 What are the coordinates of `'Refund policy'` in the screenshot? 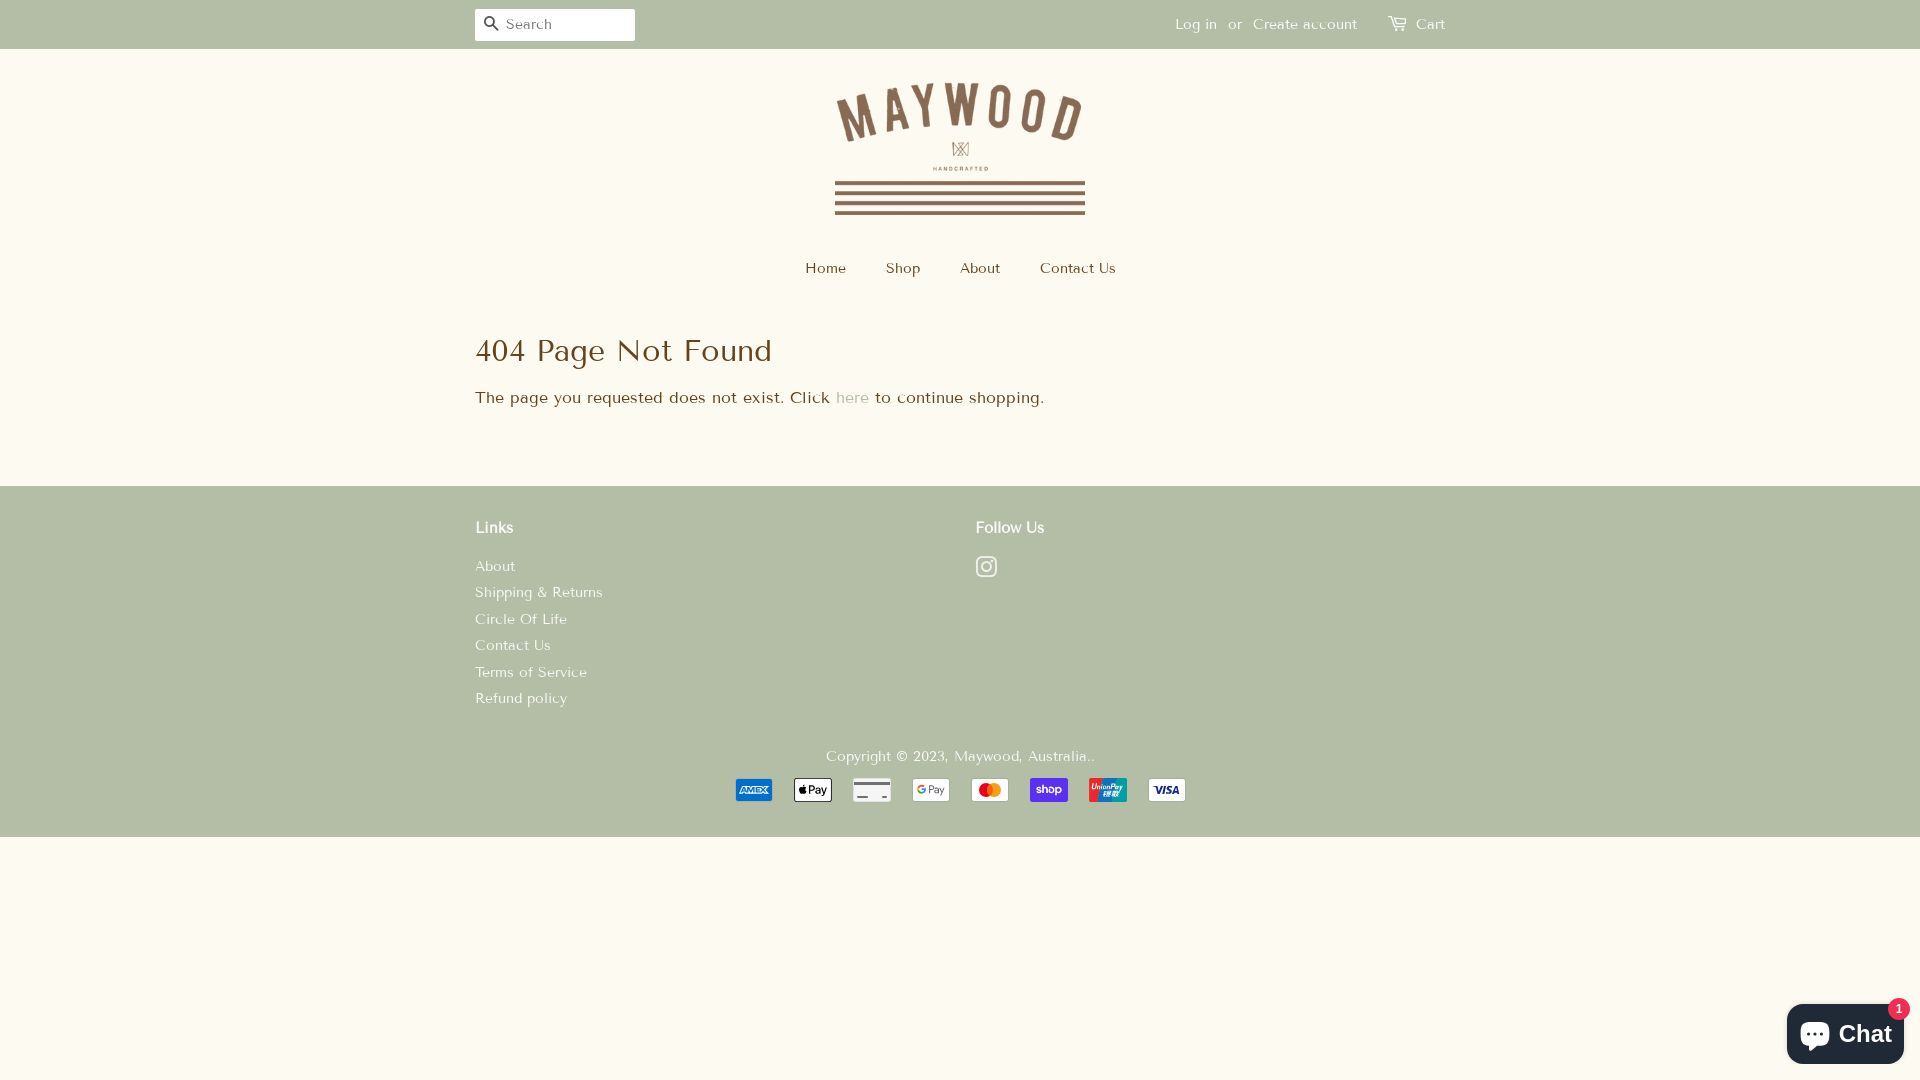 It's located at (521, 697).